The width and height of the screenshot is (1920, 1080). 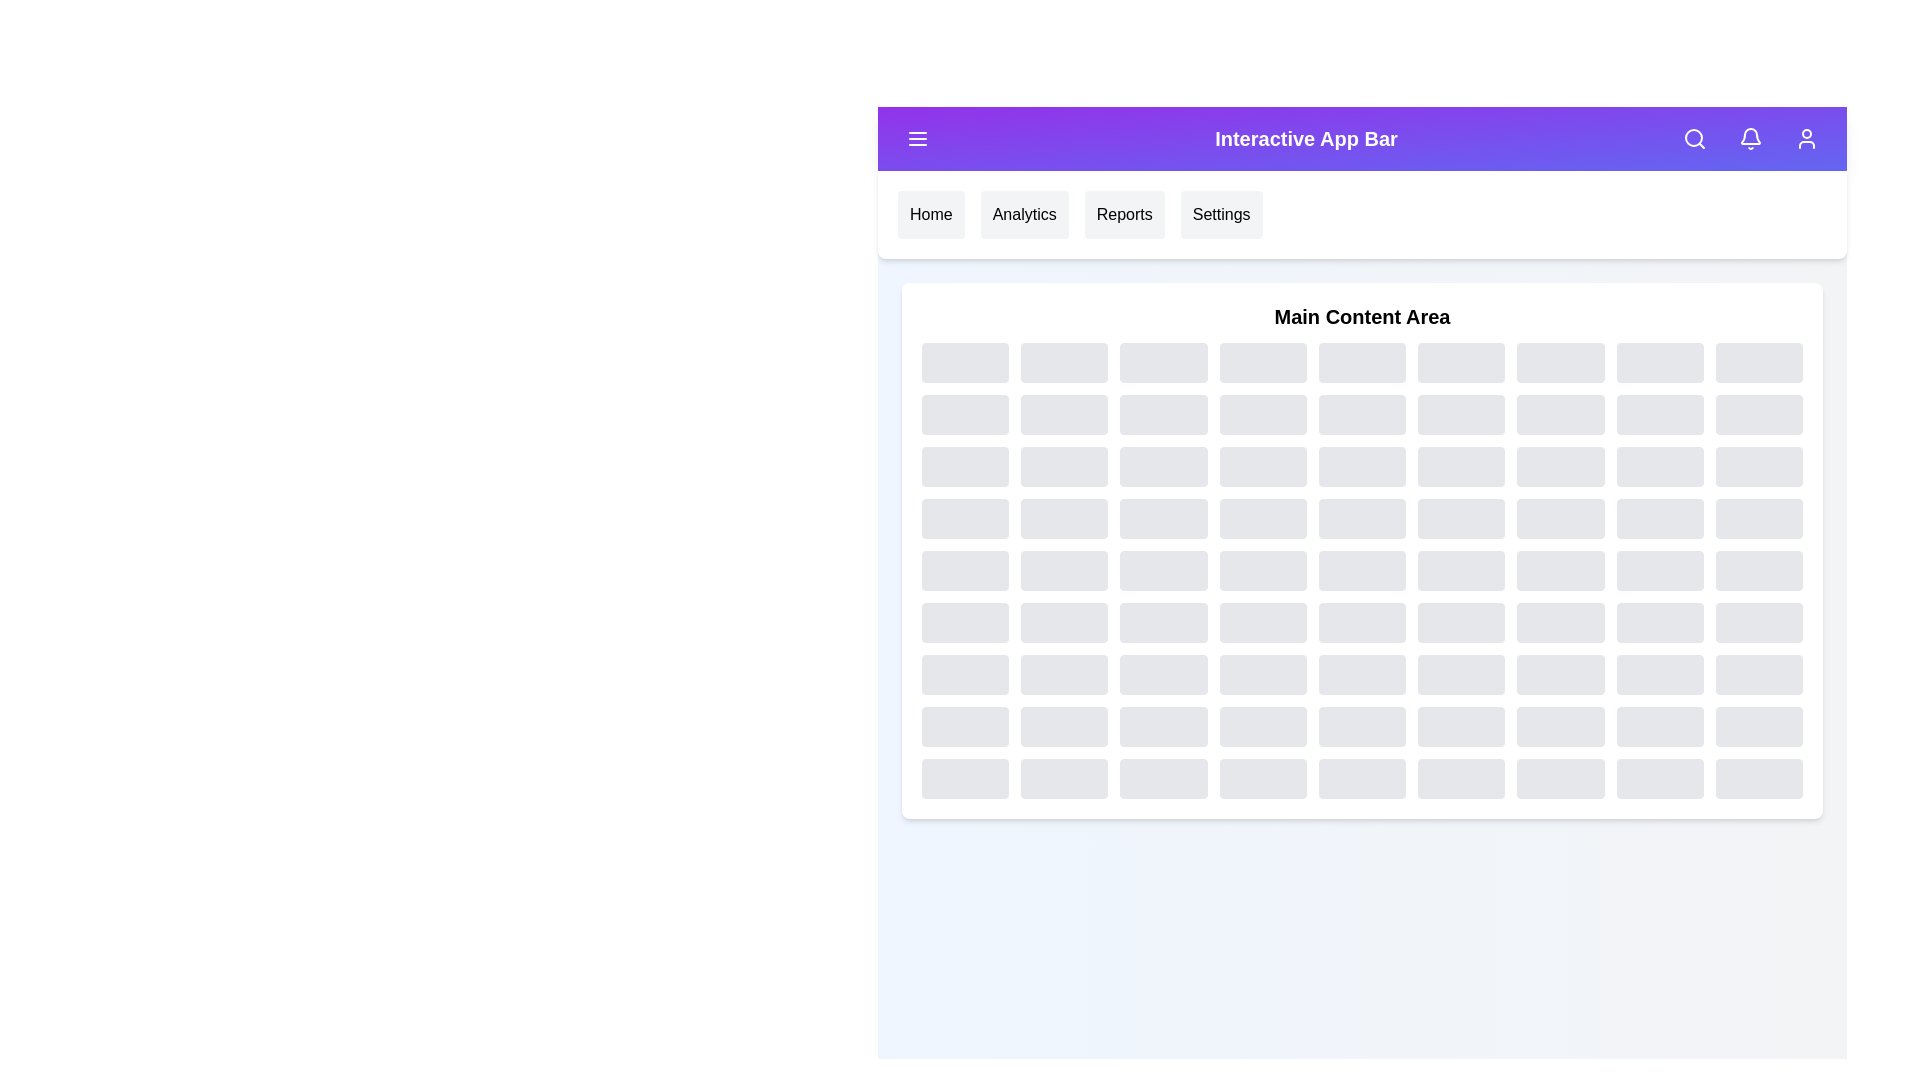 I want to click on the header text to select it, so click(x=1306, y=137).